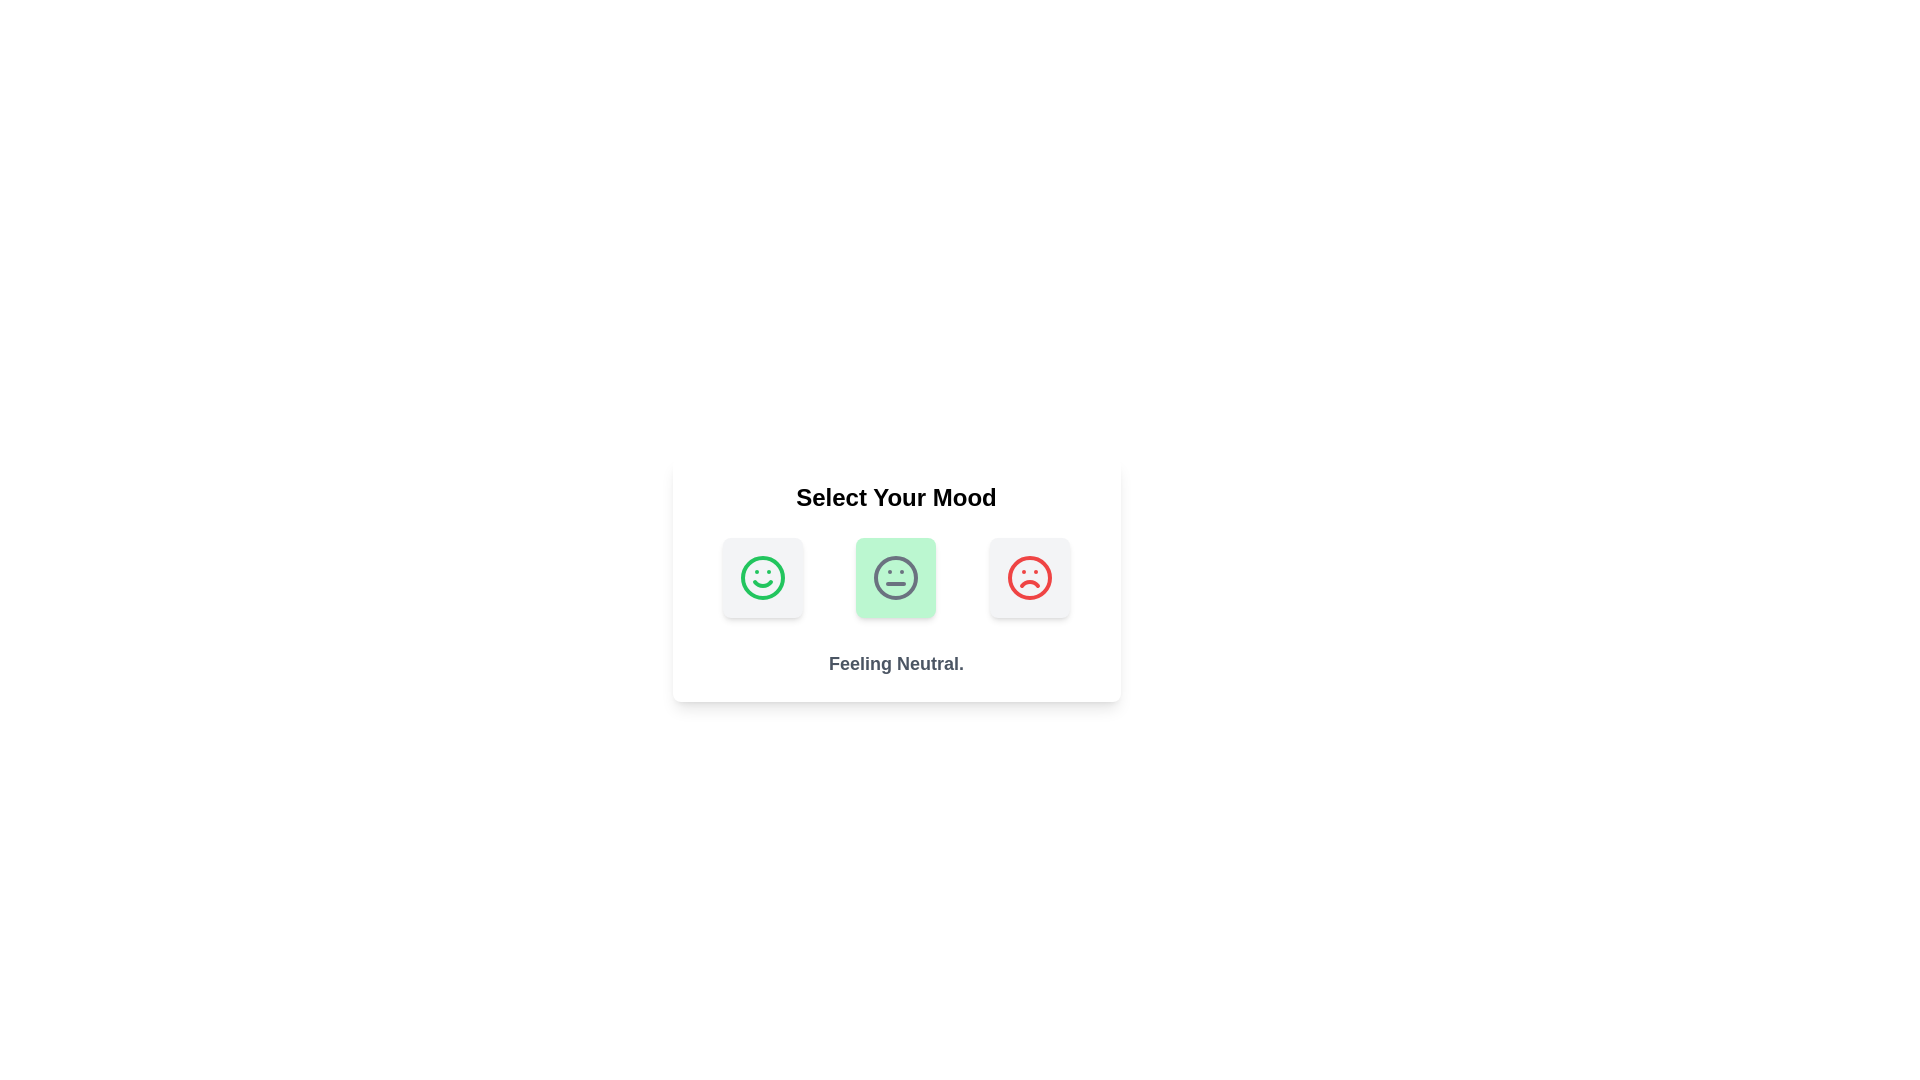  Describe the element at coordinates (1029, 578) in the screenshot. I see `the rightmost icon representing a negative or unhappy emotion` at that location.